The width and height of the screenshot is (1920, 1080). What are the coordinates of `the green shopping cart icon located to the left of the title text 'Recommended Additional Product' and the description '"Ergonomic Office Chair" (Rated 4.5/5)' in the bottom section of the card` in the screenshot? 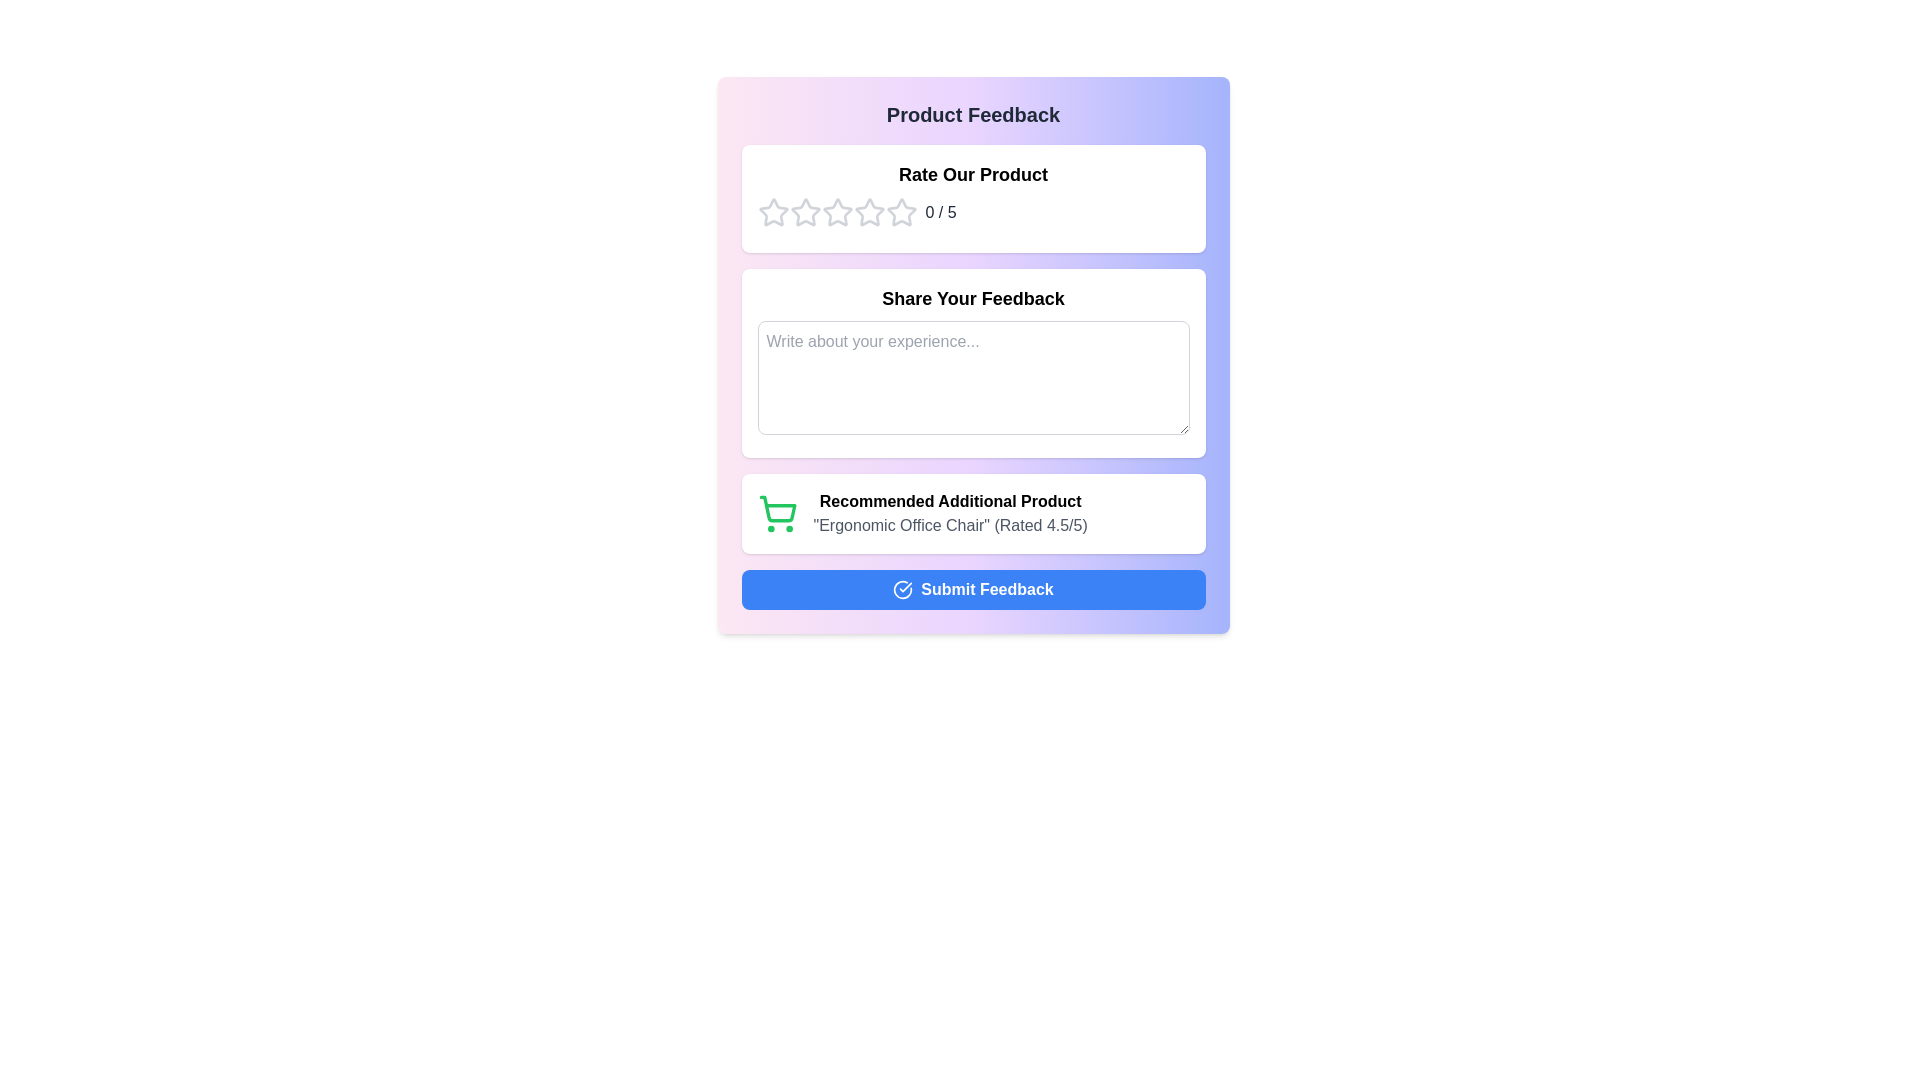 It's located at (776, 512).